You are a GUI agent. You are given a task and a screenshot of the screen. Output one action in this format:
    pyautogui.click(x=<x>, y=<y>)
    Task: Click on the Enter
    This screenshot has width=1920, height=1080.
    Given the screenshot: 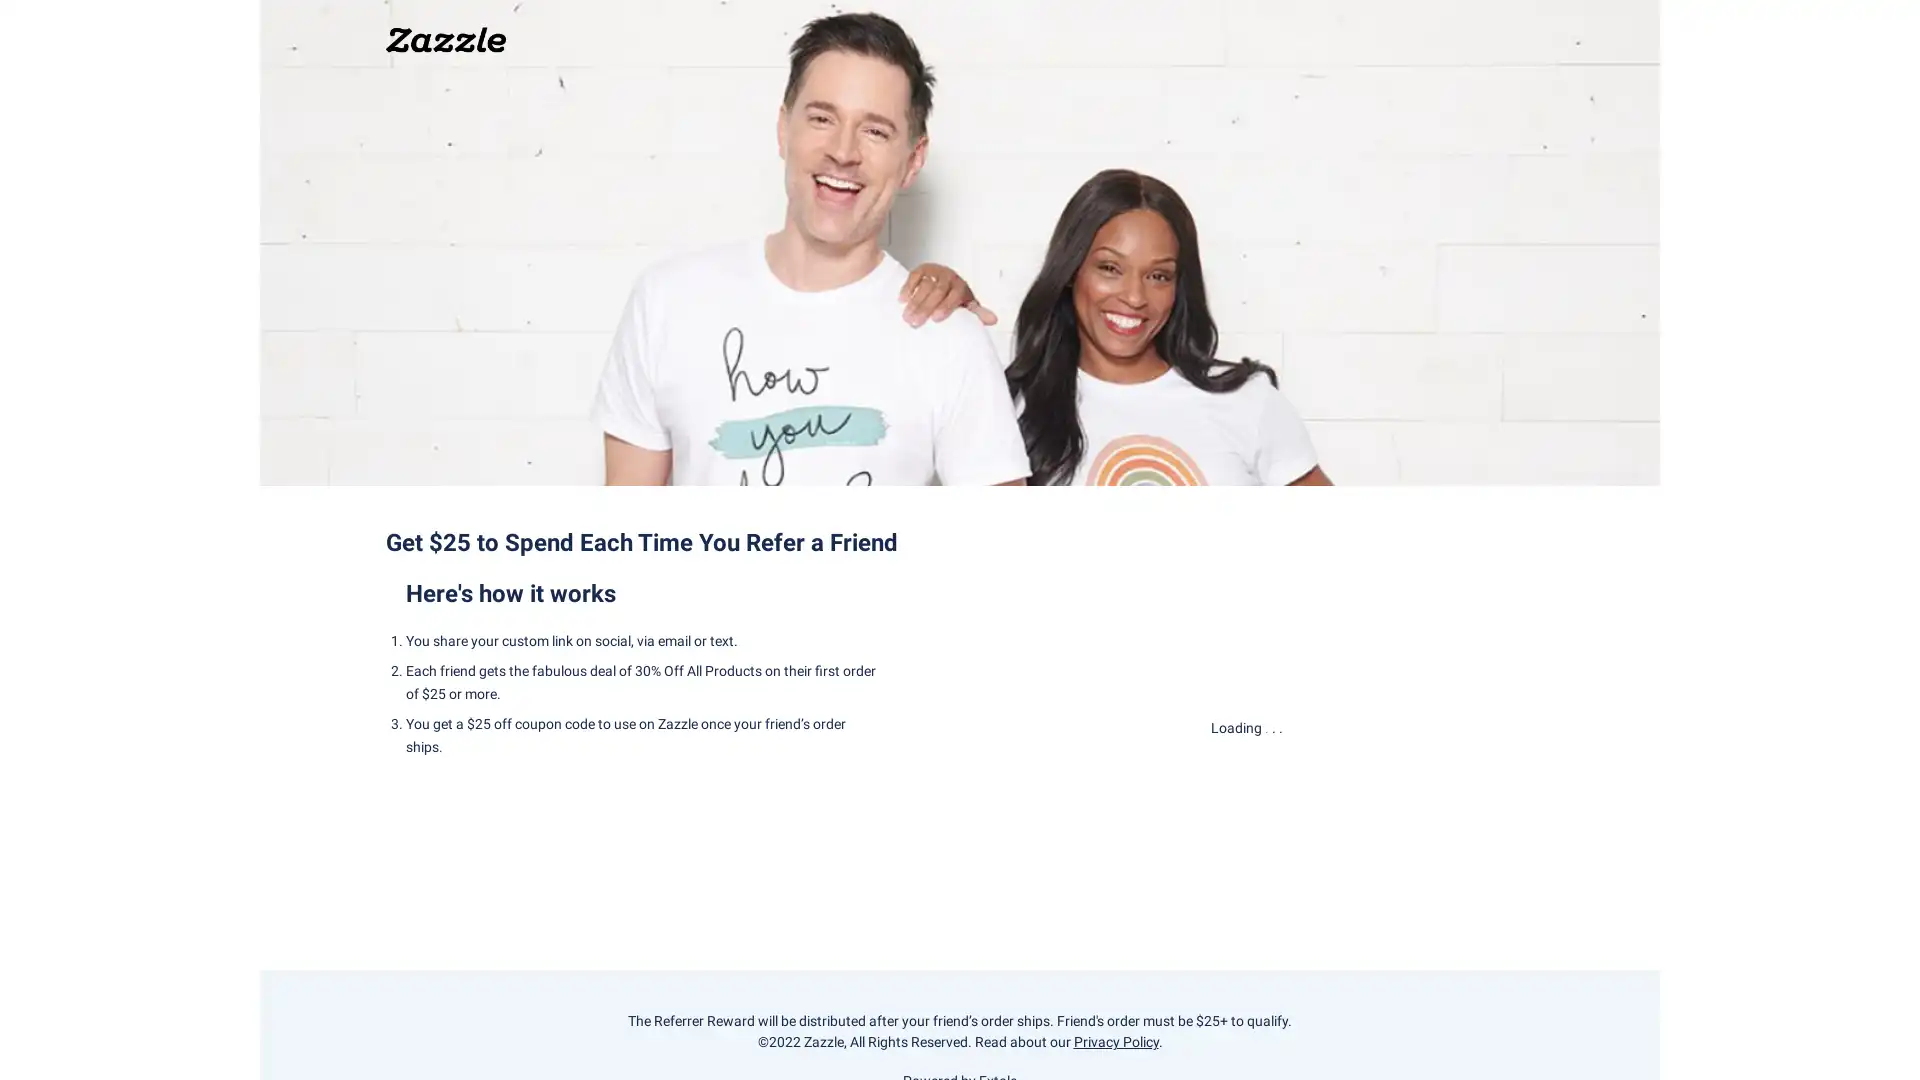 What is the action you would take?
    pyautogui.click(x=1246, y=788)
    